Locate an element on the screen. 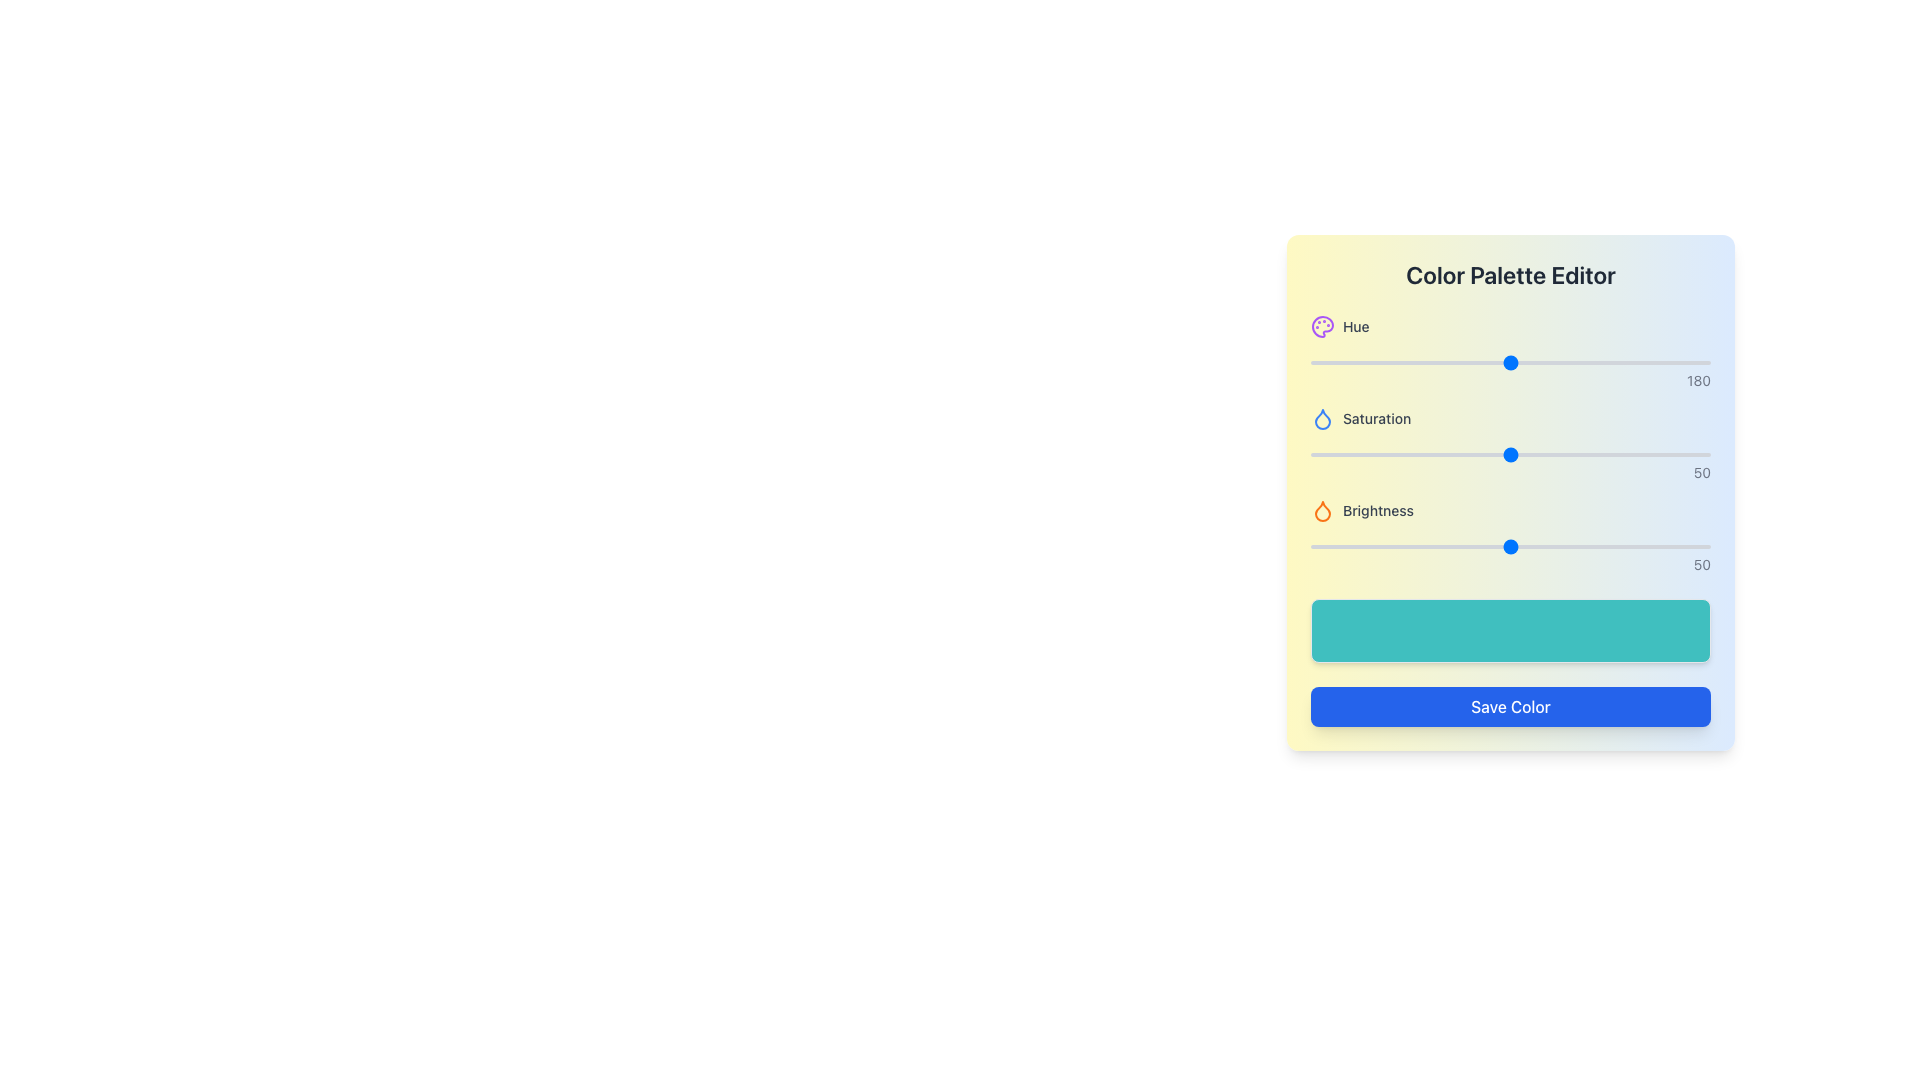  hue is located at coordinates (1695, 362).